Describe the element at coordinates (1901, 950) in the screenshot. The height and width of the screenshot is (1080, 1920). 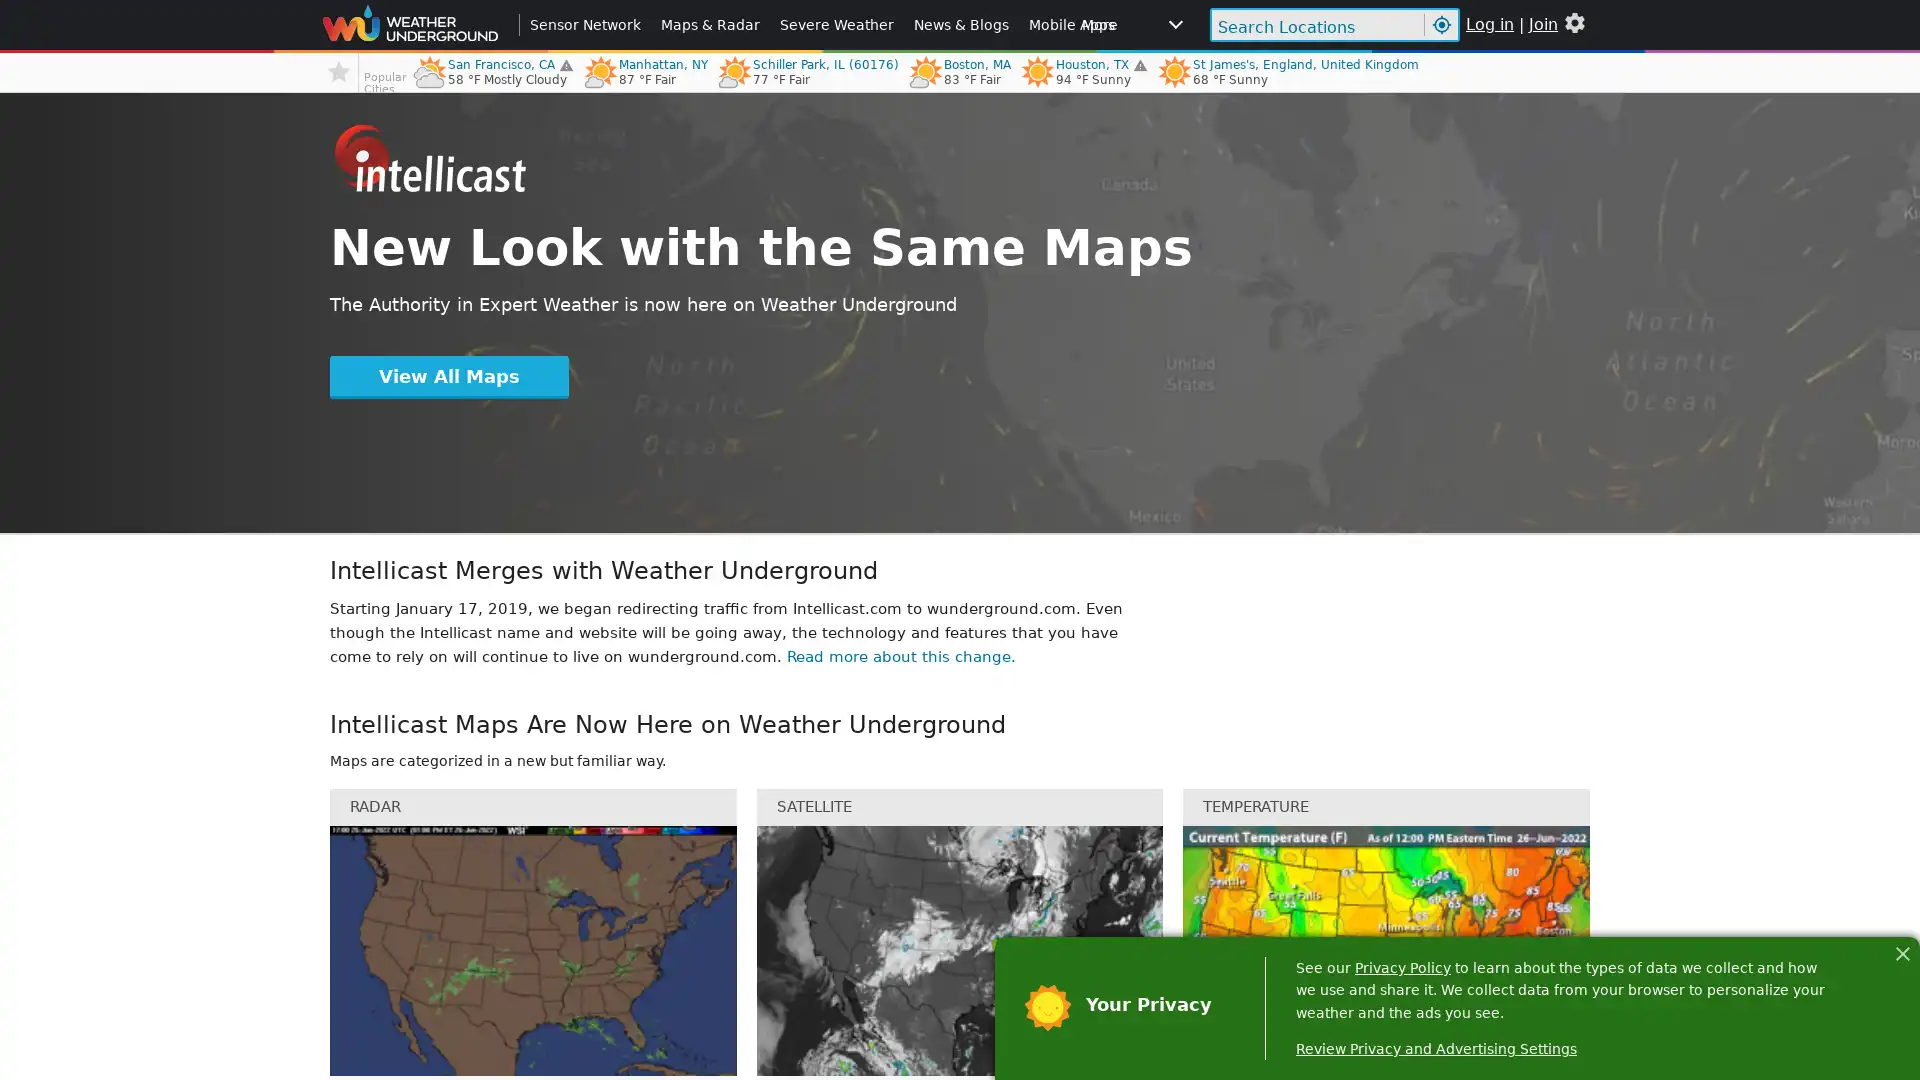
I see `close` at that location.